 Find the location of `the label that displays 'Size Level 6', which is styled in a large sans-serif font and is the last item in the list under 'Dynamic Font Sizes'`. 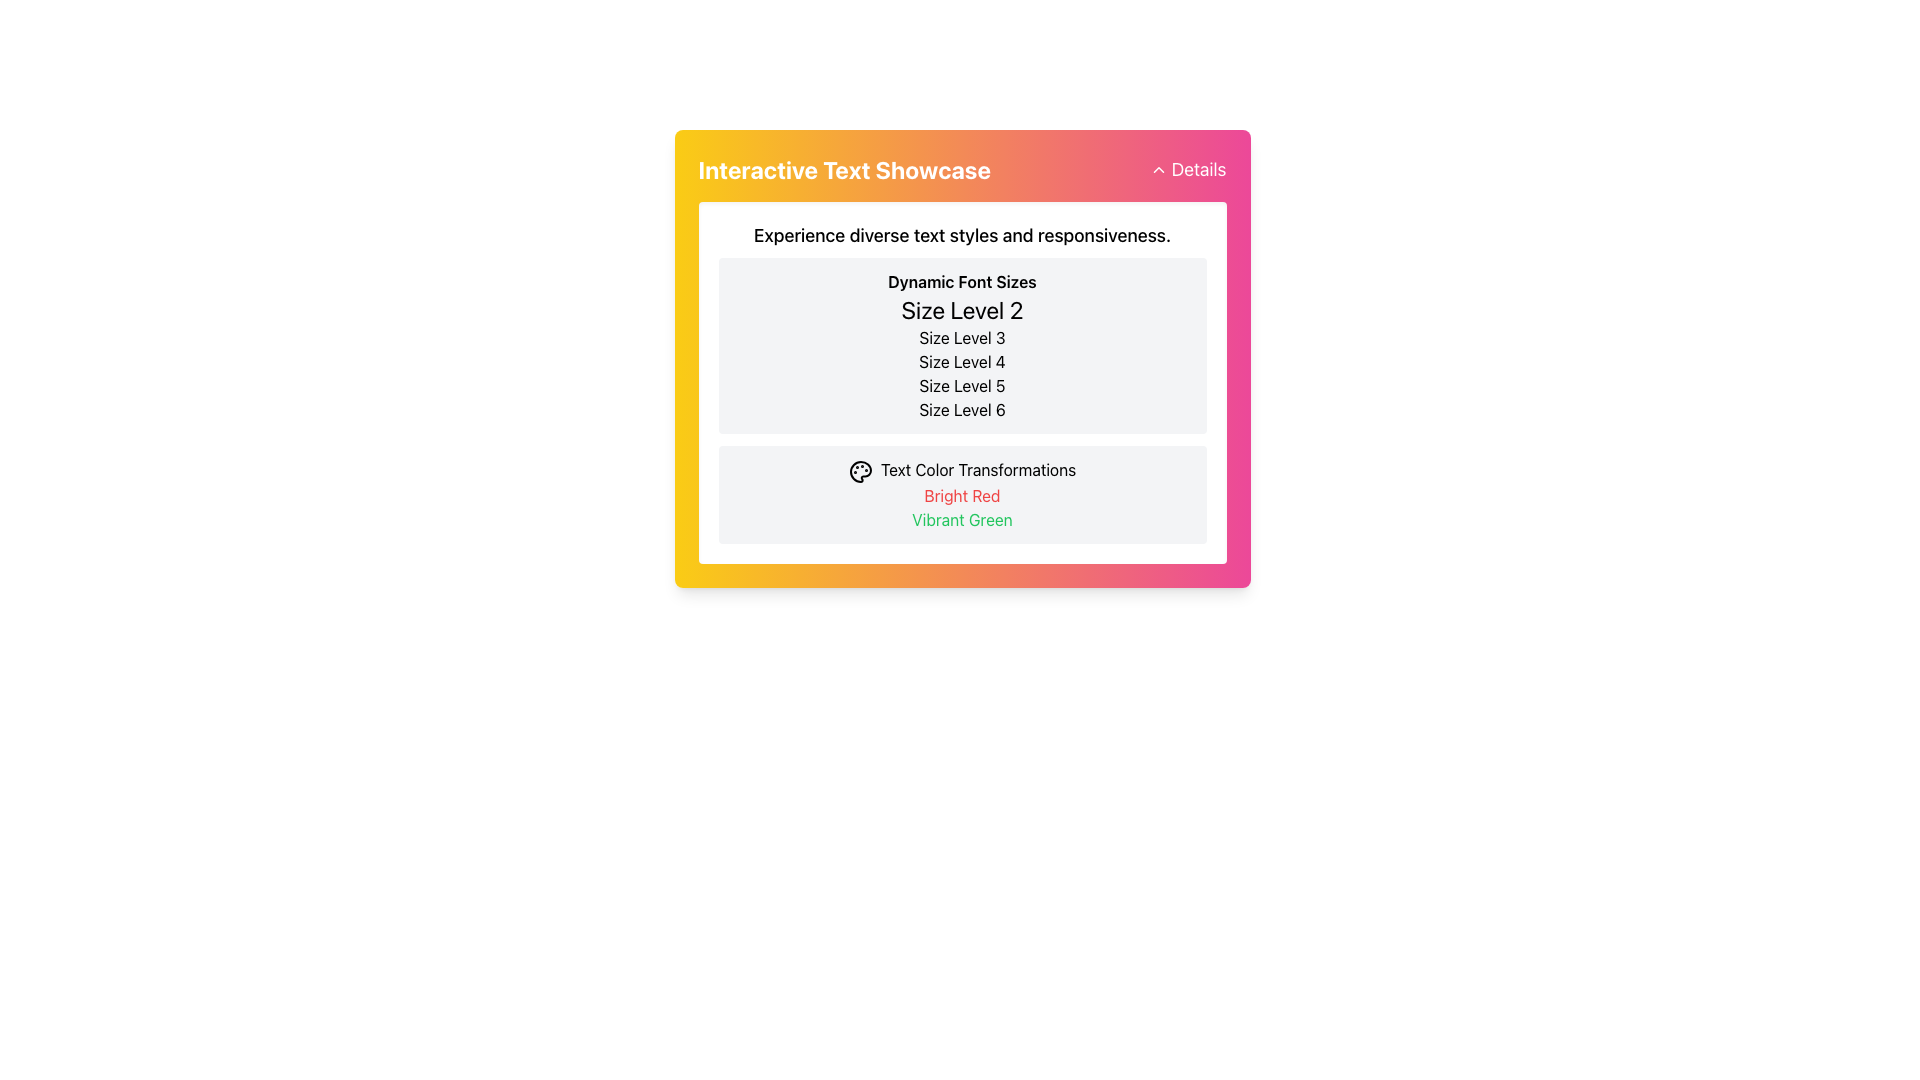

the label that displays 'Size Level 6', which is styled in a large sans-serif font and is the last item in the list under 'Dynamic Font Sizes' is located at coordinates (962, 408).